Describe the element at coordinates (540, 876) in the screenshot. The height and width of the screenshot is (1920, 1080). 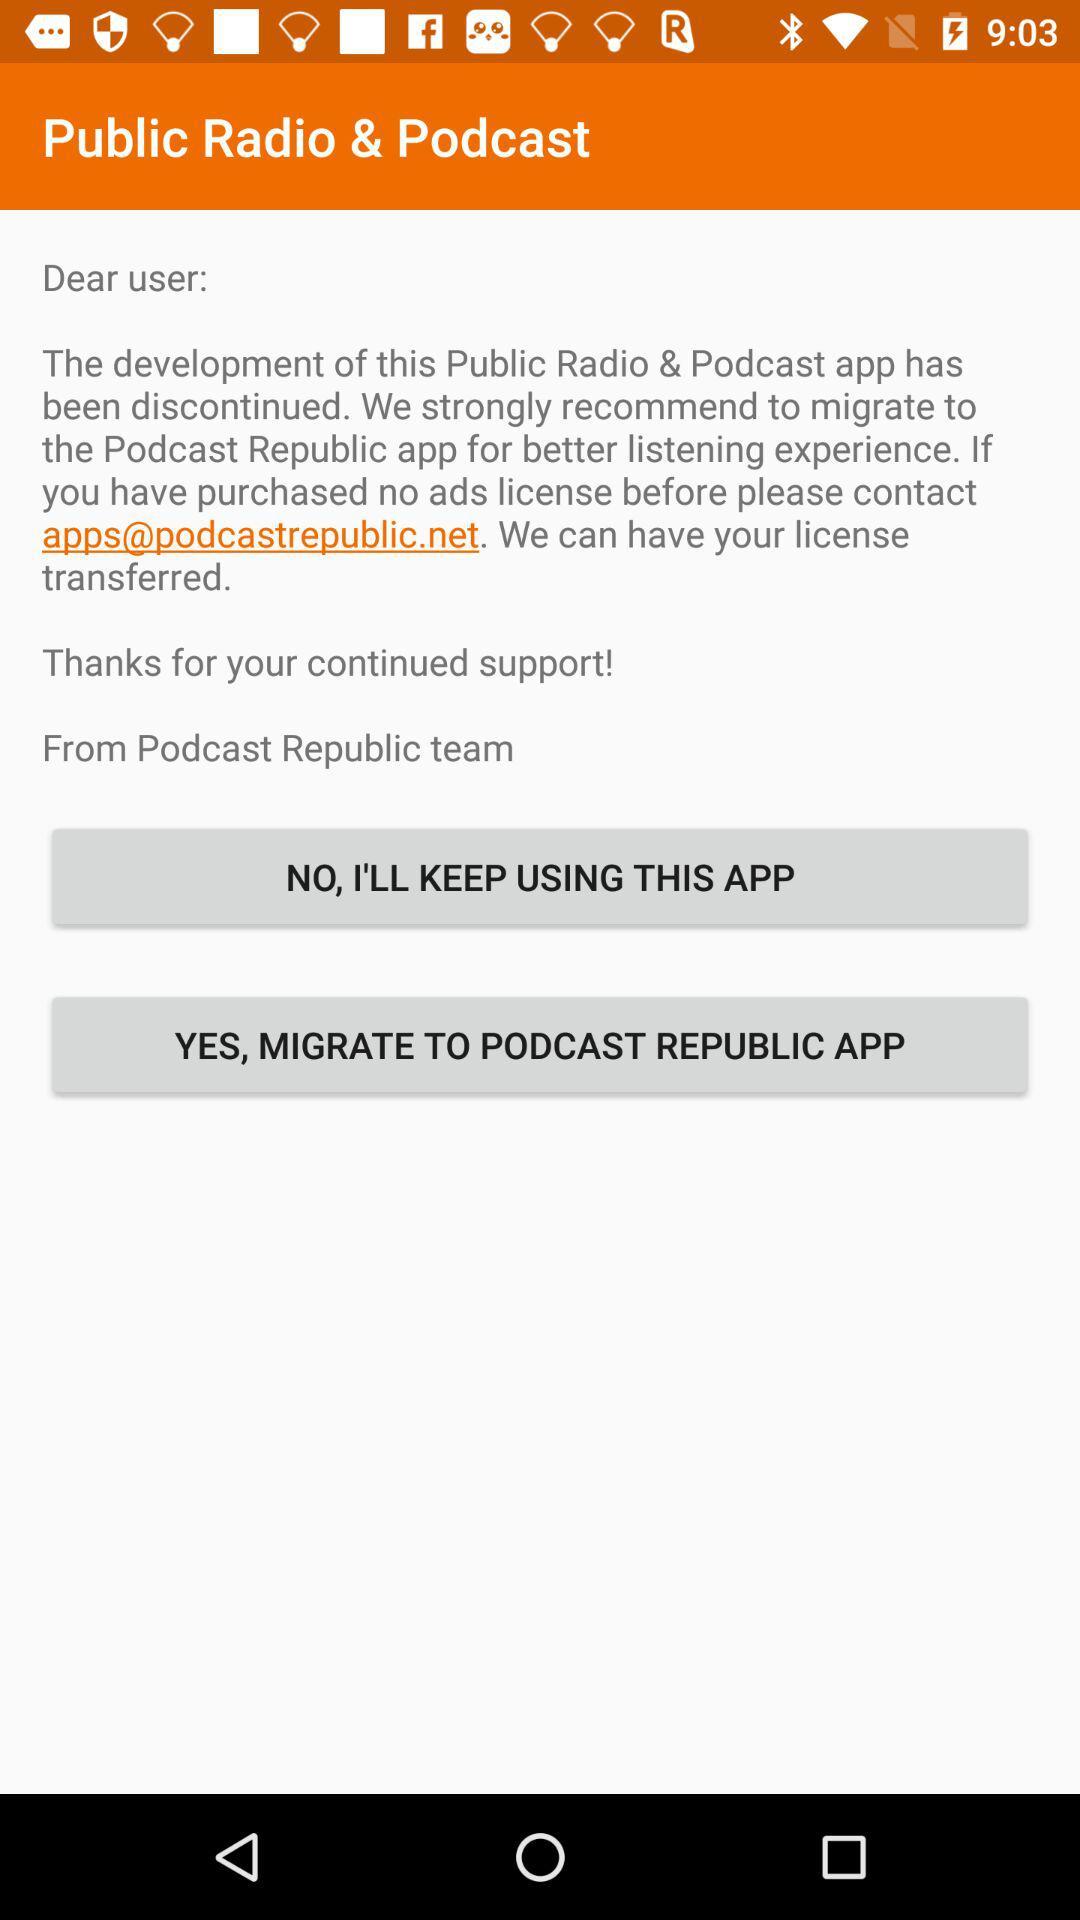
I see `the icon above yes migrate to icon` at that location.